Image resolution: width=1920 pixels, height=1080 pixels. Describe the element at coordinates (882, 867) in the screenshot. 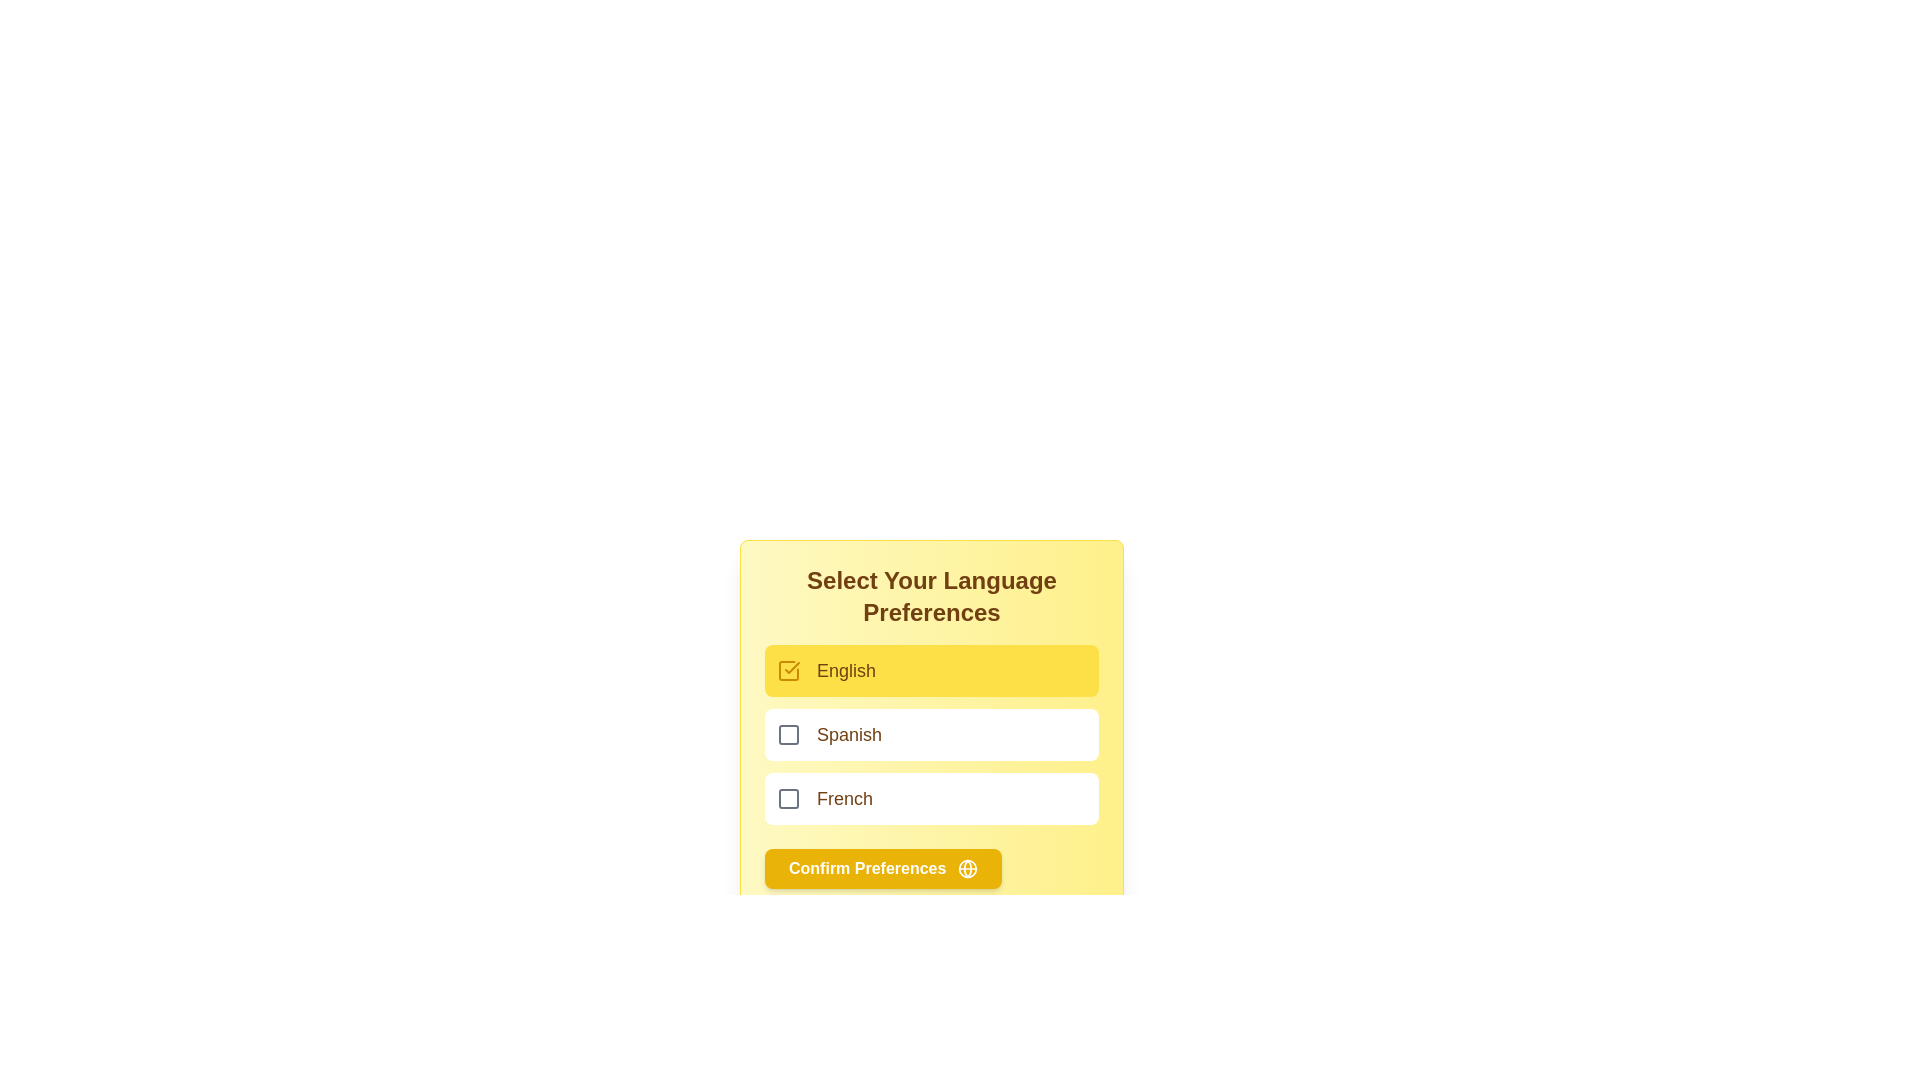

I see `the 'Confirm Preferences' button with a vibrant yellow background and white bold text` at that location.